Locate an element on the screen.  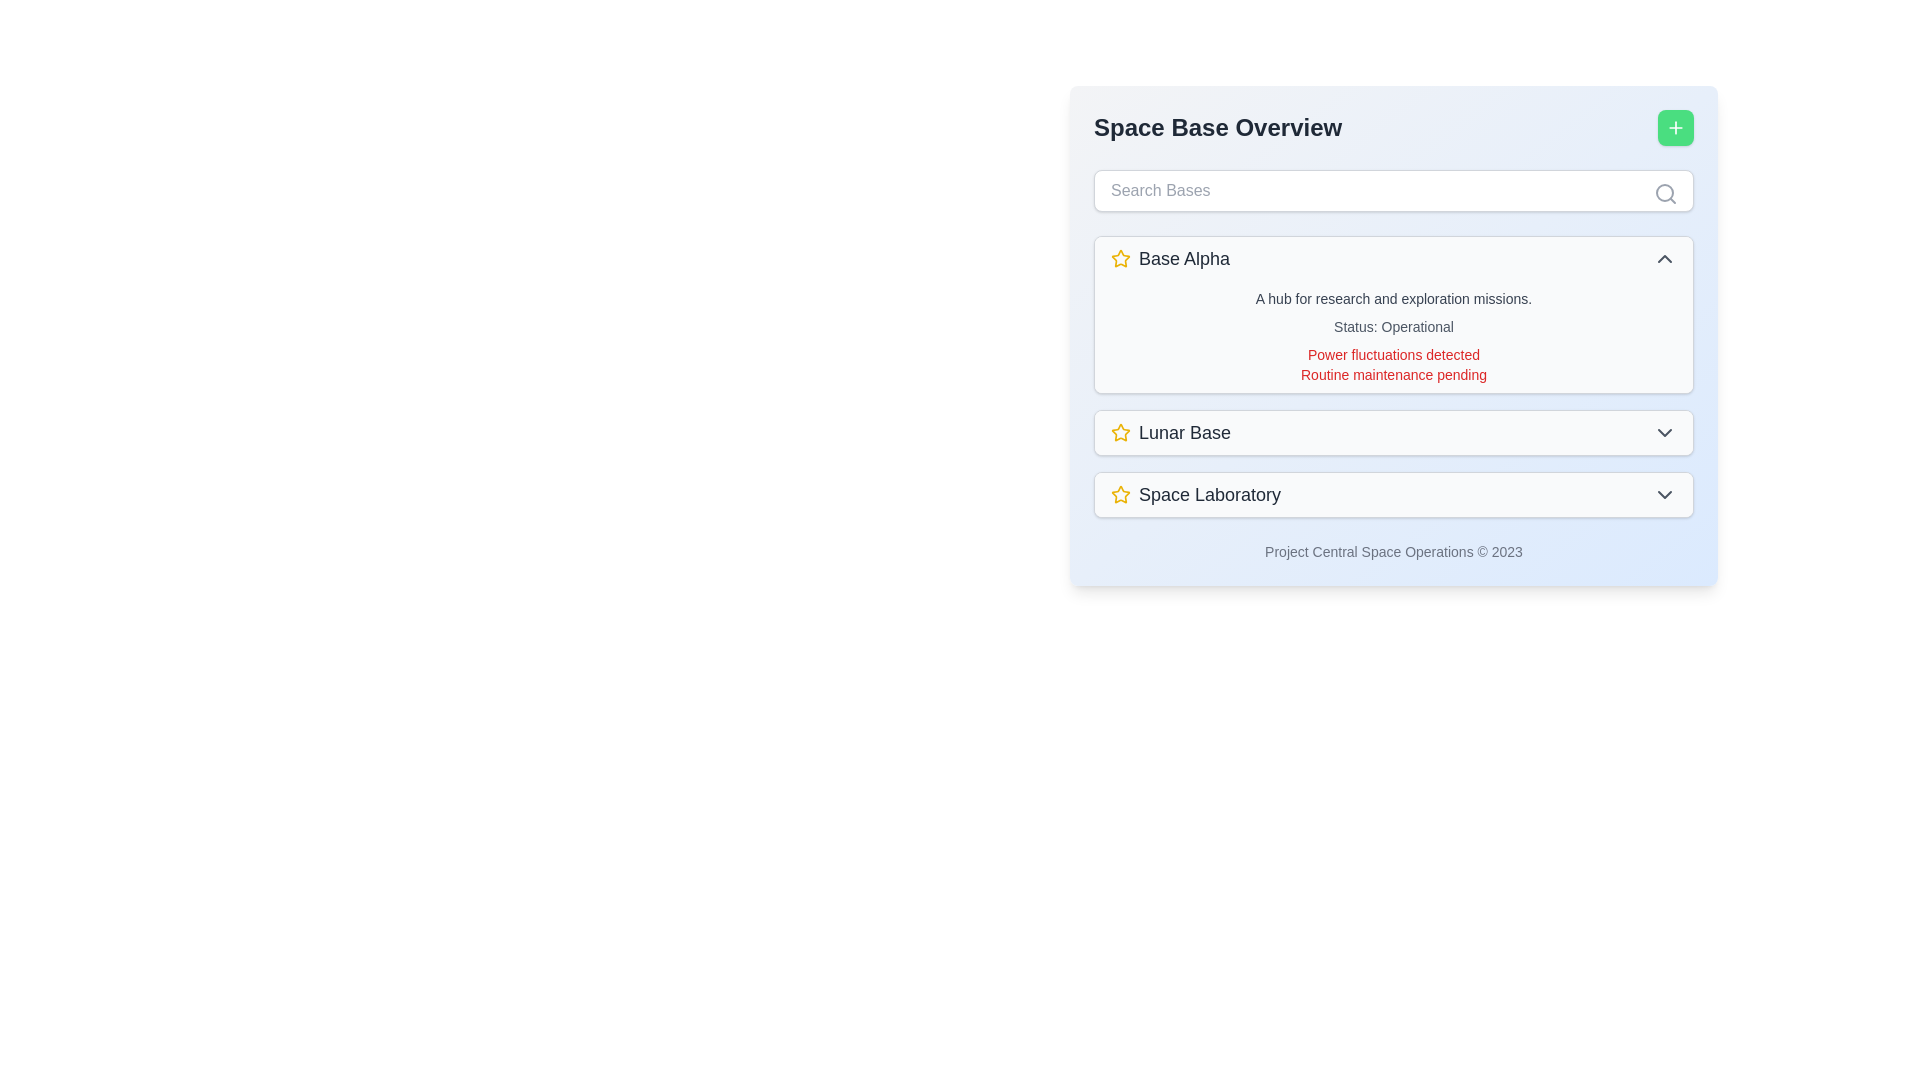
the text label for the 'Lunar Base' section, which serves as its title and is positioned above the dropdown indicator is located at coordinates (1185, 431).